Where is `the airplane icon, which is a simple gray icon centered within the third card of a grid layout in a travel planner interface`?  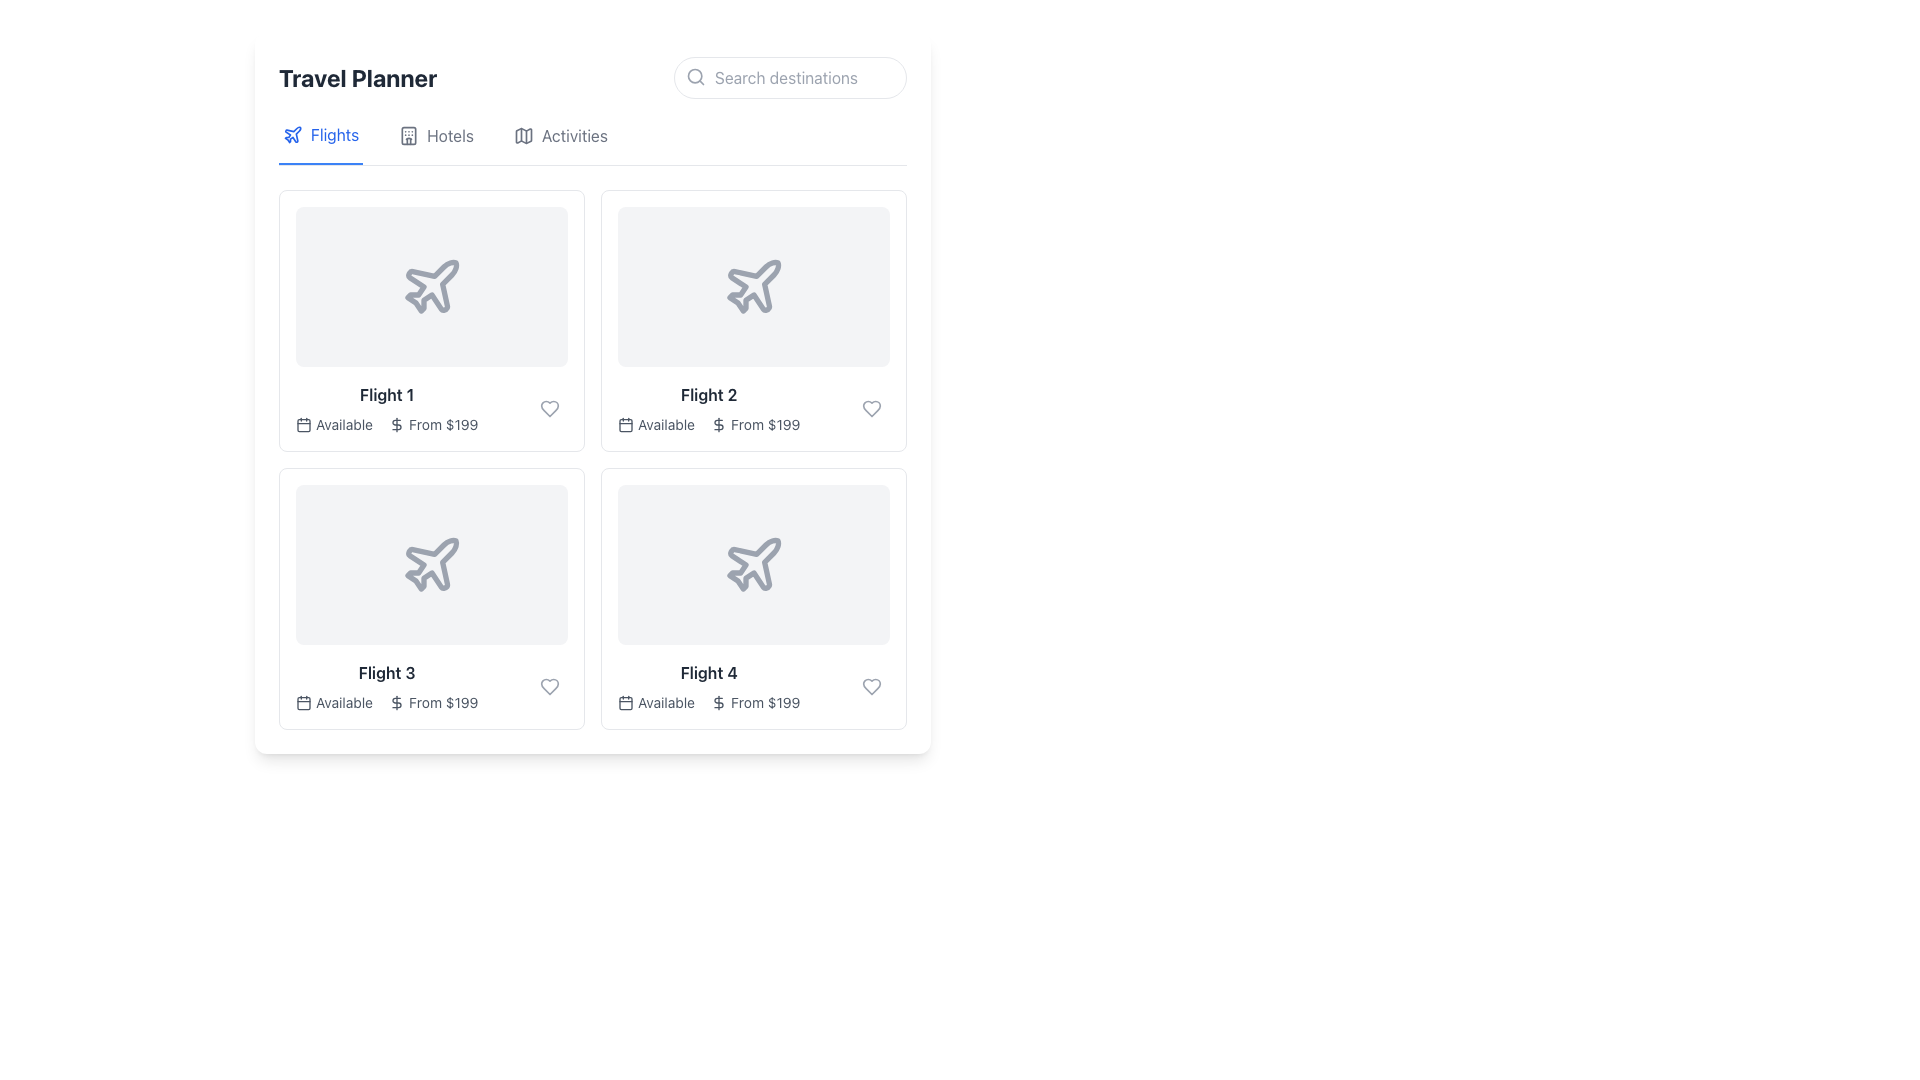 the airplane icon, which is a simple gray icon centered within the third card of a grid layout in a travel planner interface is located at coordinates (431, 564).